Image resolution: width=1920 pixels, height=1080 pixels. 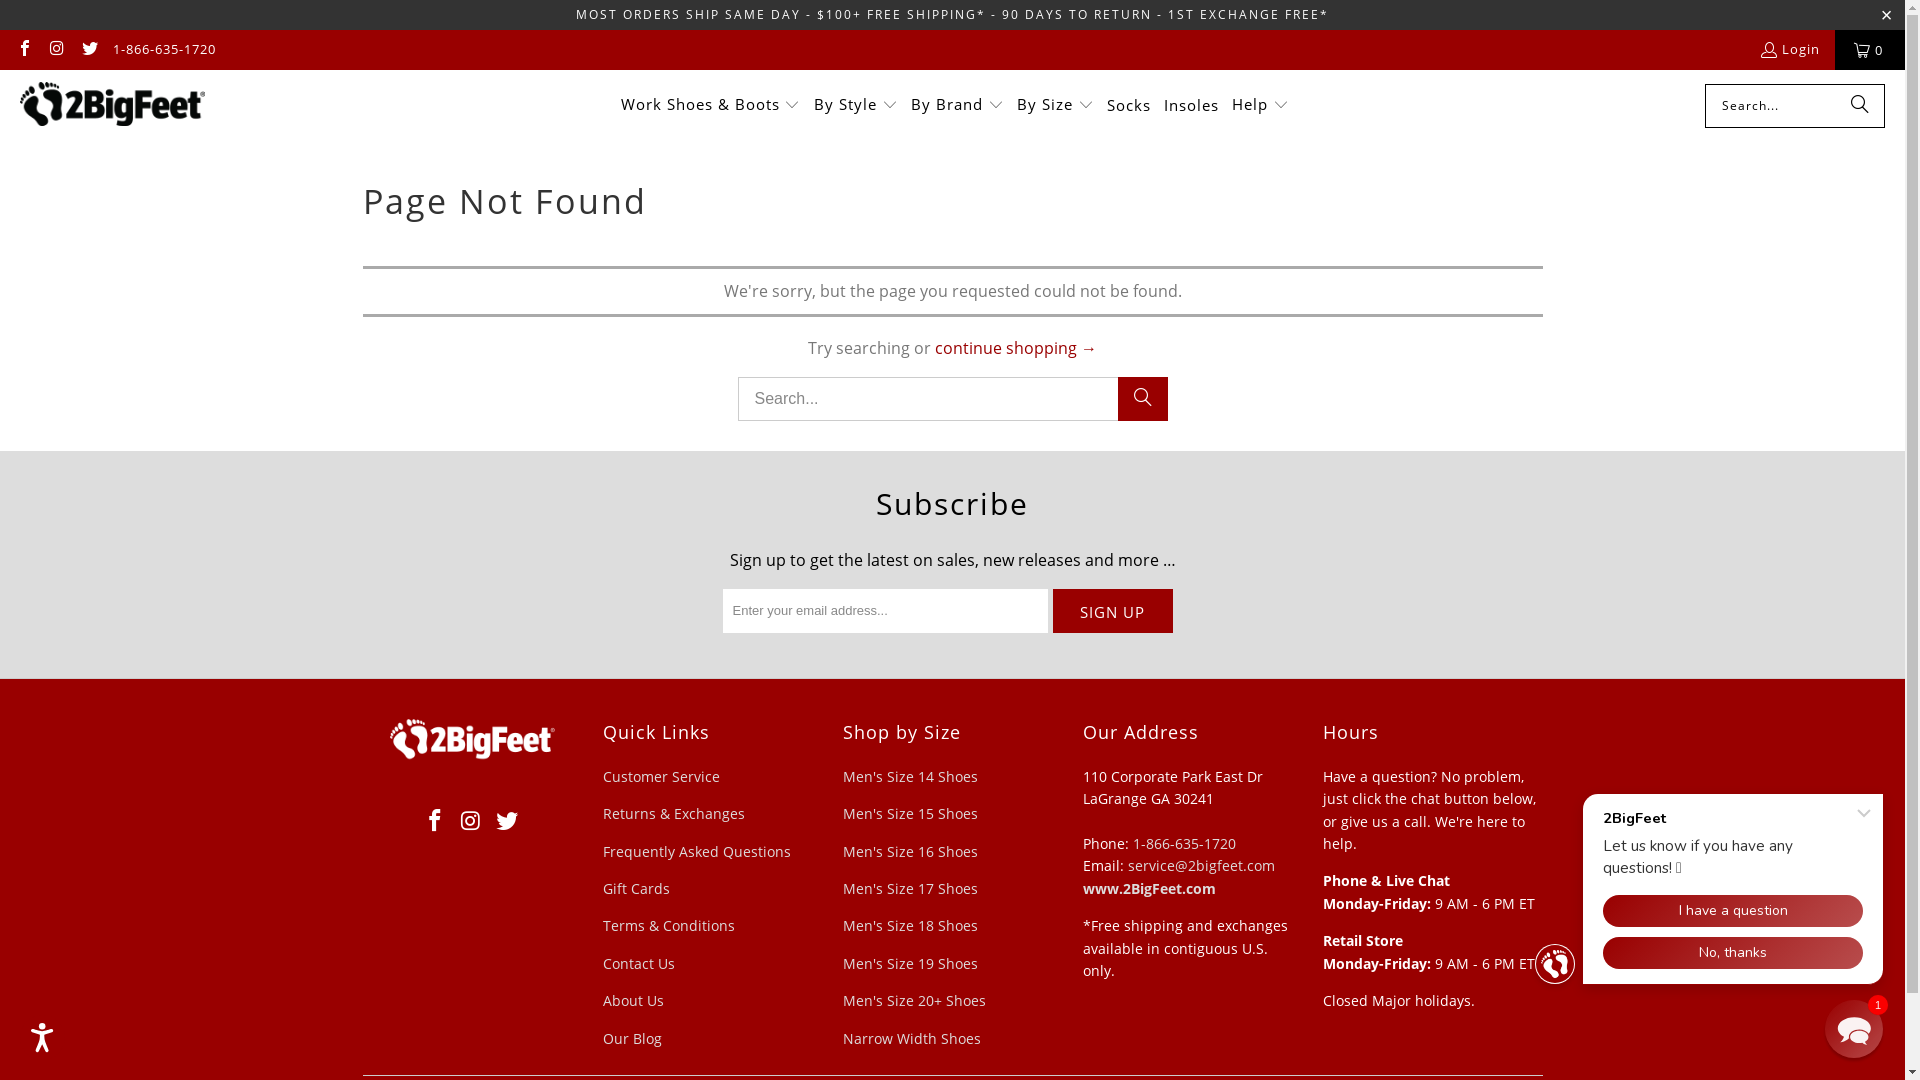 I want to click on 'Men's Size 16 Shoes', so click(x=908, y=851).